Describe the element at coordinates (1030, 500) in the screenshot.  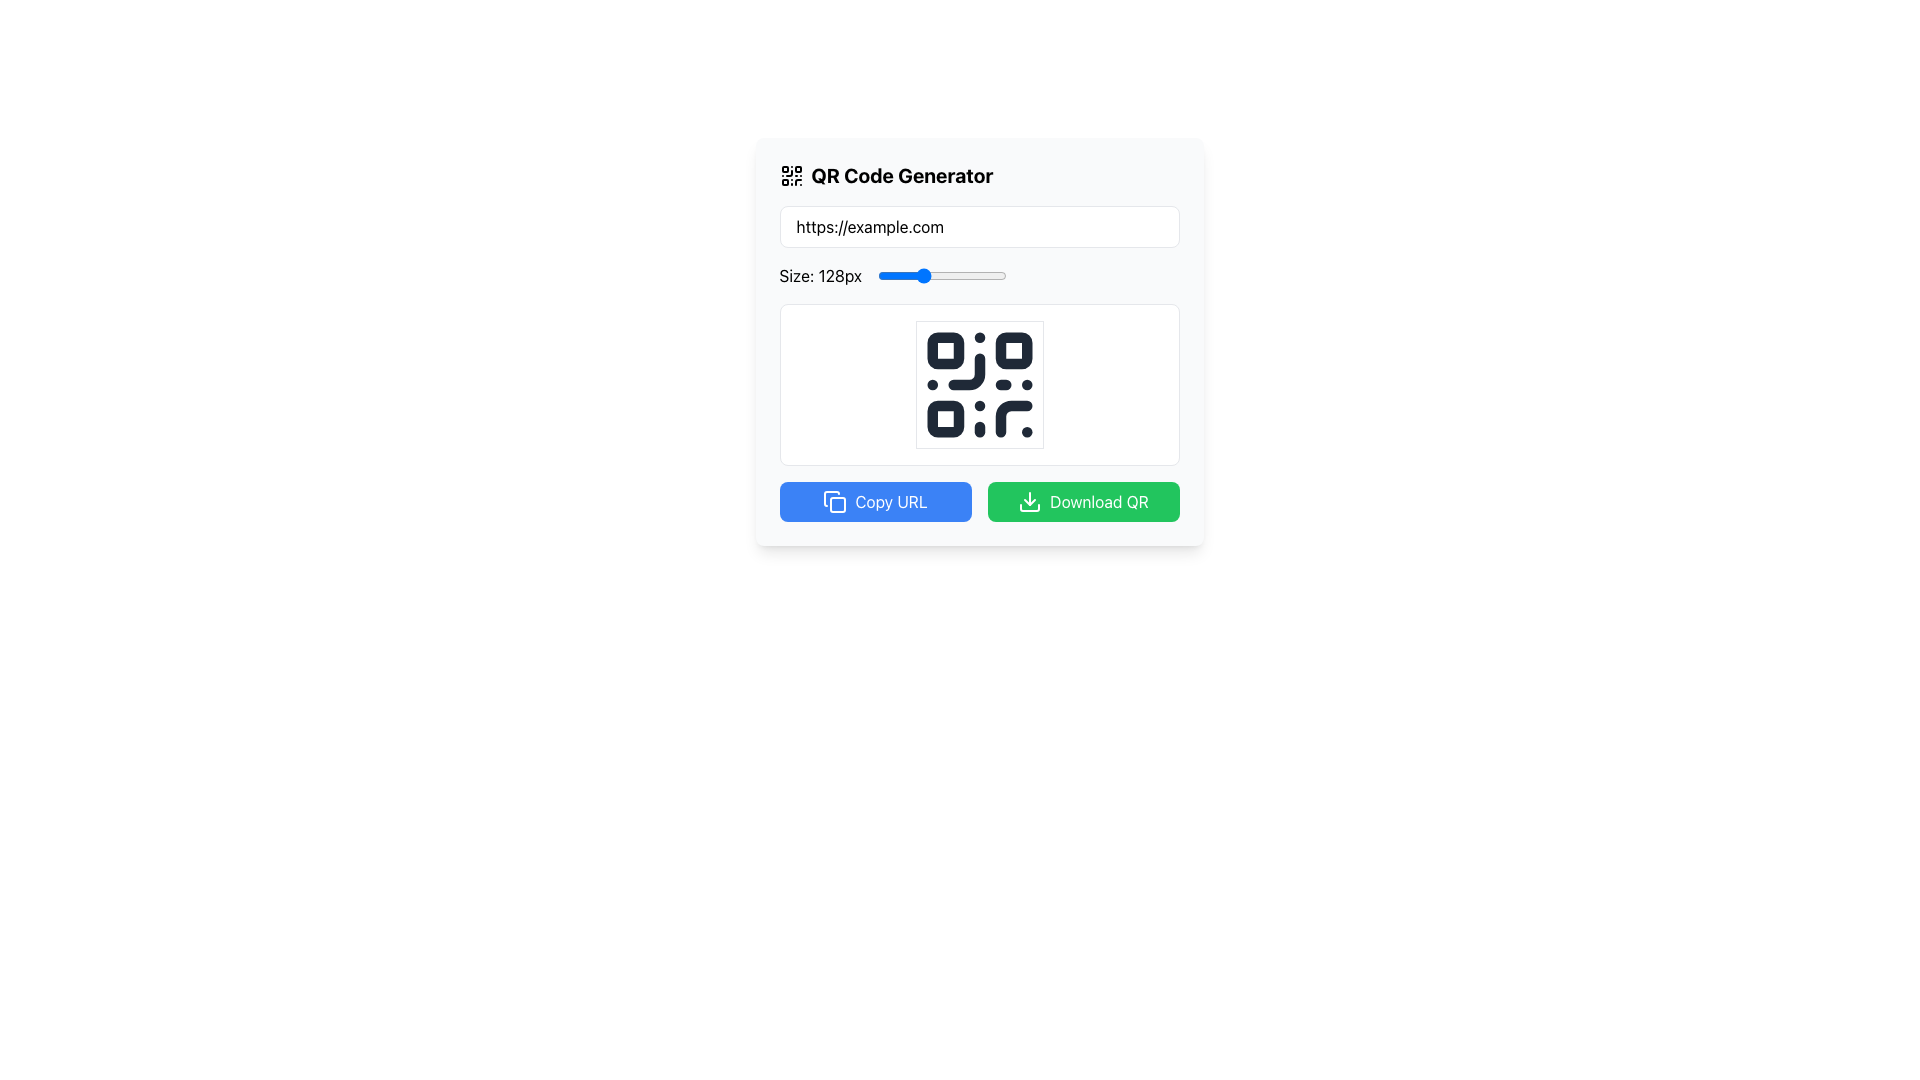
I see `the line-style download icon, which is a downward-pointing arrow over a rectangular base, located within the green 'Download QR' button at the bottom-right of the interface` at that location.